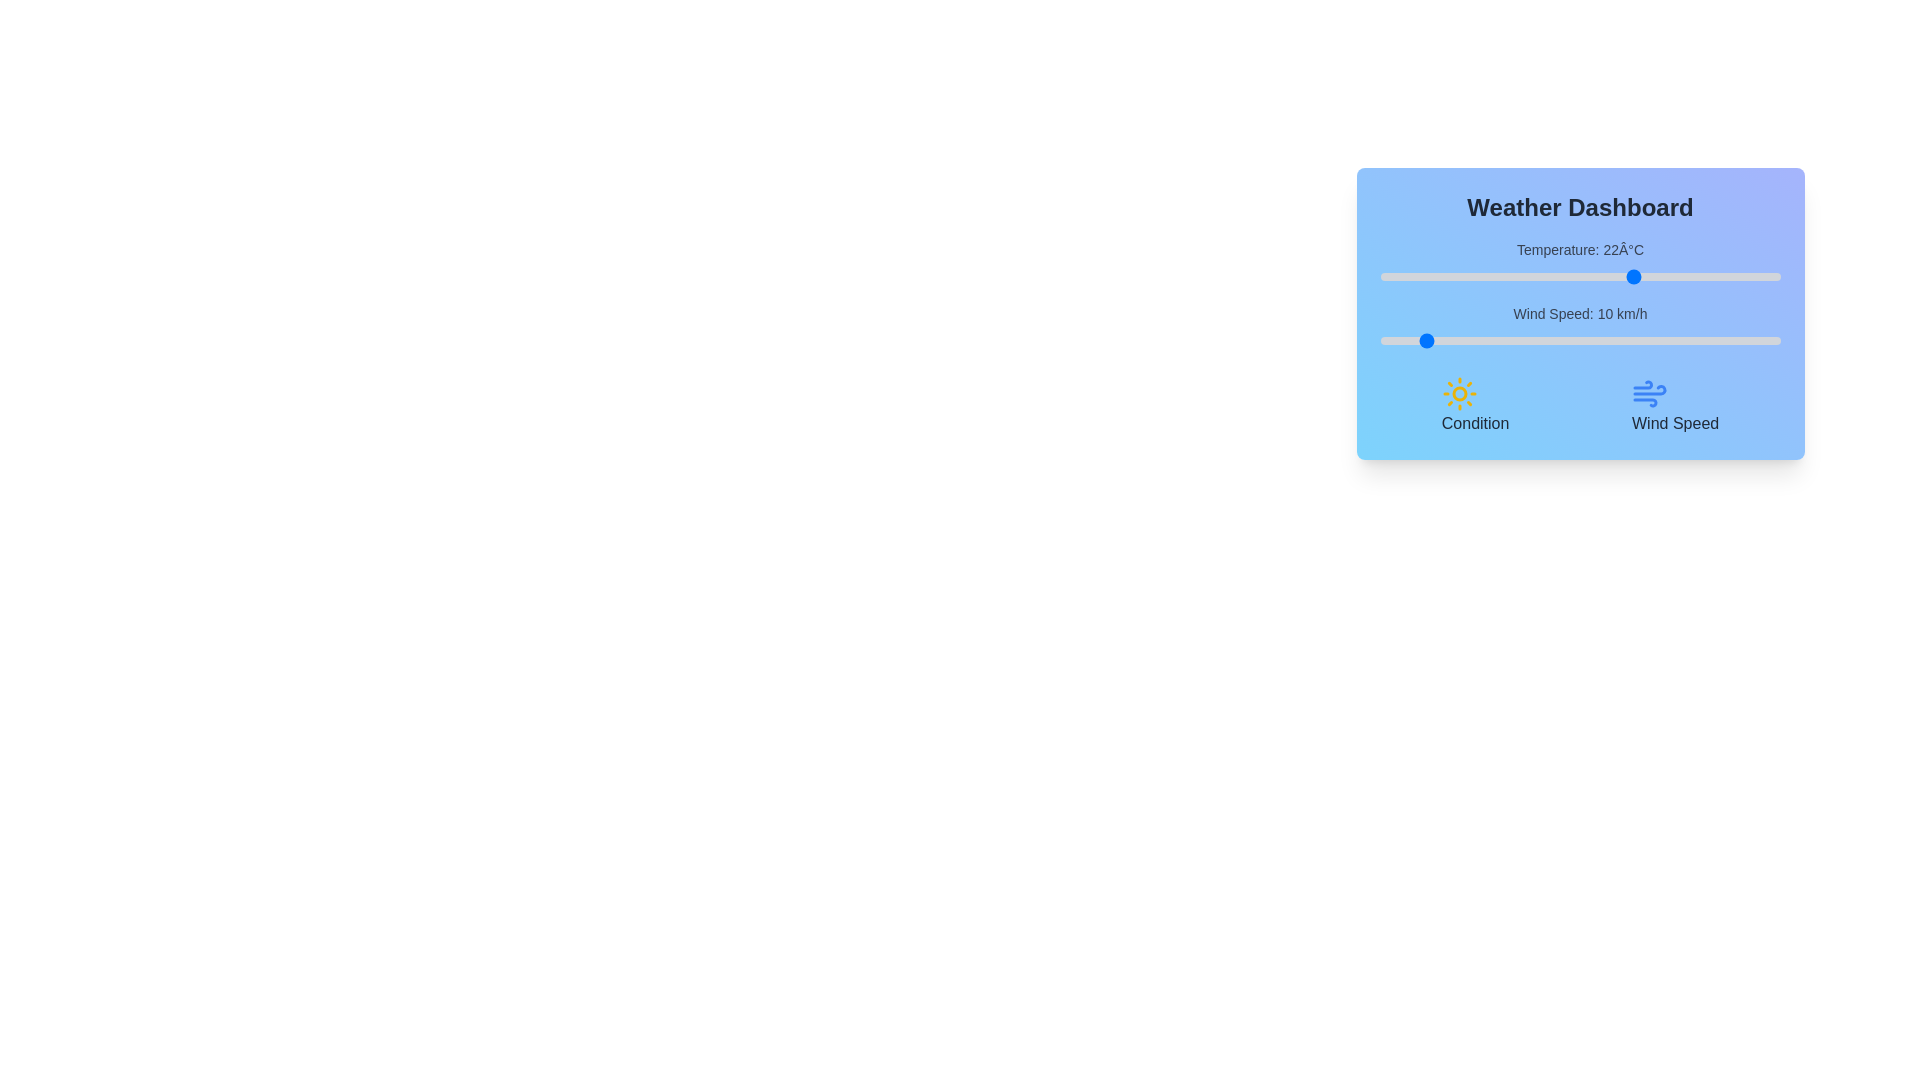  What do you see at coordinates (1547, 277) in the screenshot?
I see `the temperature slider to set the temperature to 11°C` at bounding box center [1547, 277].